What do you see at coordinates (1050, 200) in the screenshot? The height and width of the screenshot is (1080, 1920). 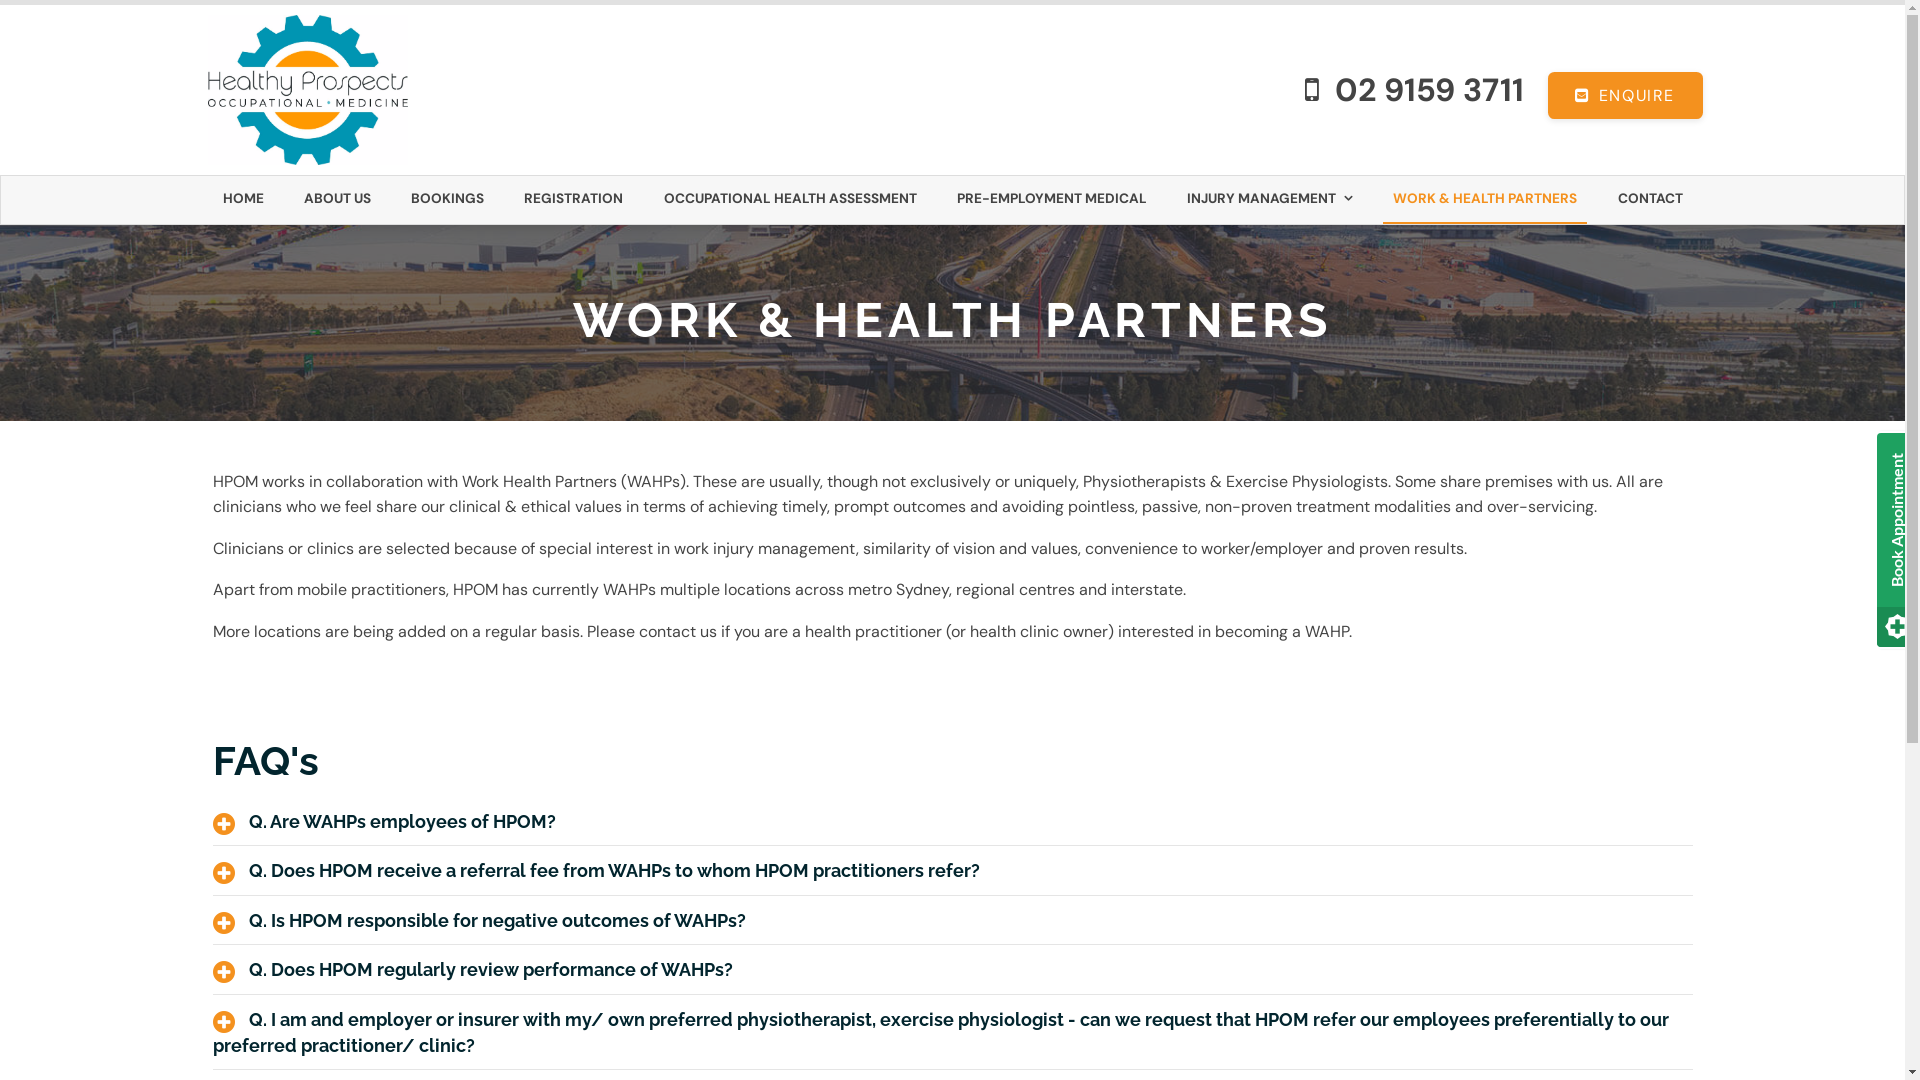 I see `'PRE-EMPLOYMENT MEDICAL'` at bounding box center [1050, 200].